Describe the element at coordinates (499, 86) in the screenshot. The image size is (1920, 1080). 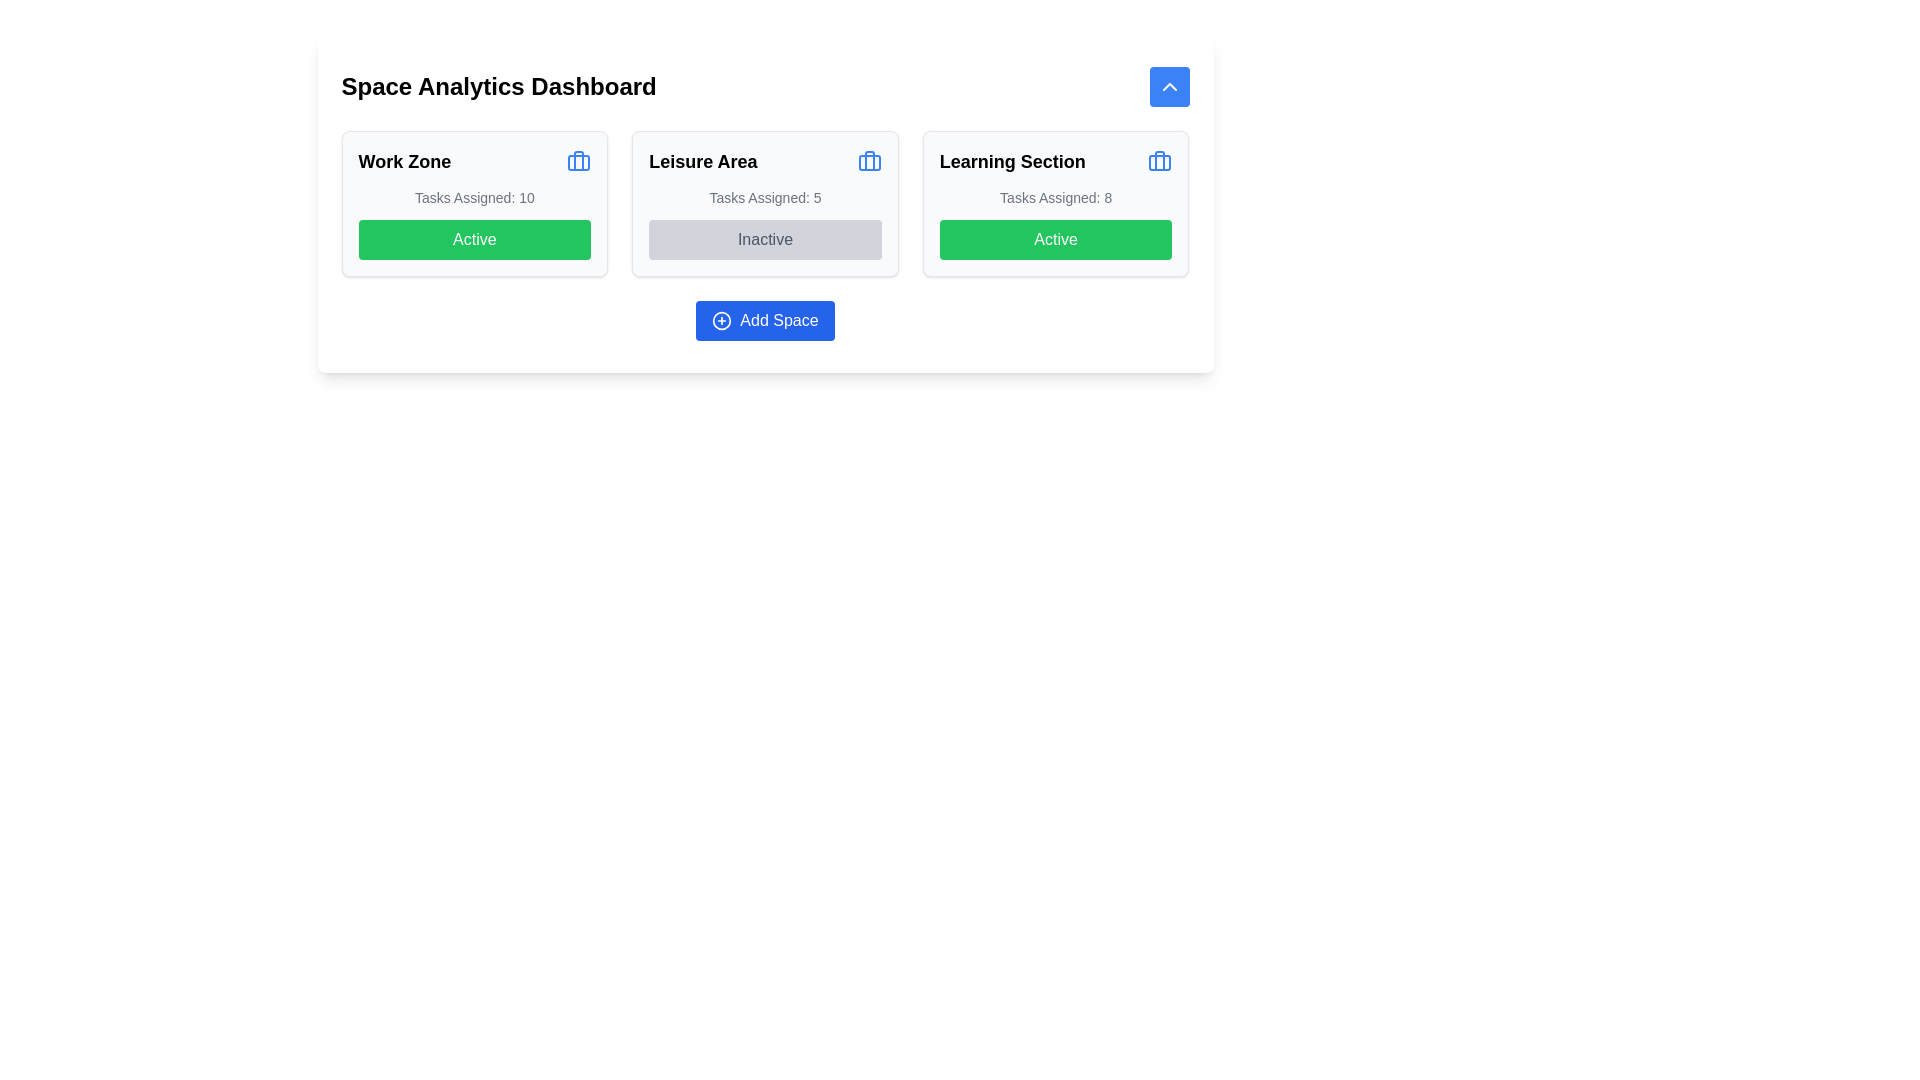
I see `the textual header 'Space Analytics Dashboard', which is styled in bold and positioned prominently in the top-left section of the interface` at that location.